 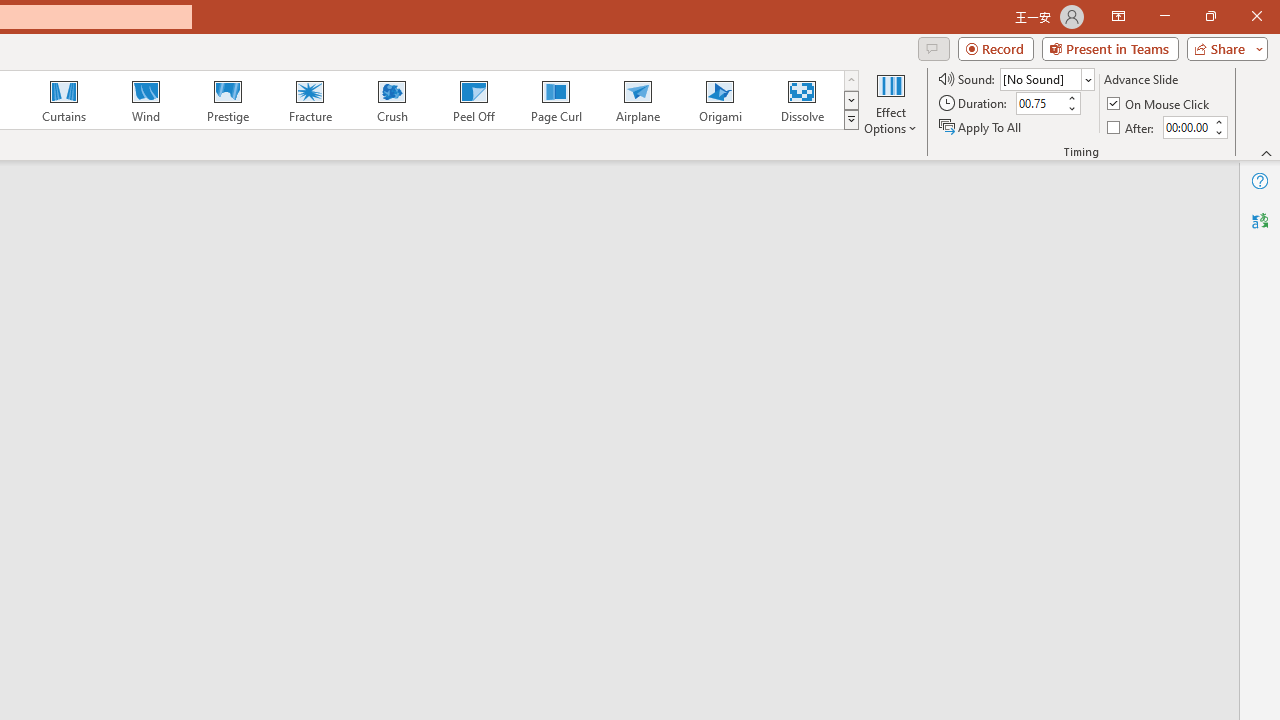 I want to click on 'Effect Options', so click(x=889, y=103).